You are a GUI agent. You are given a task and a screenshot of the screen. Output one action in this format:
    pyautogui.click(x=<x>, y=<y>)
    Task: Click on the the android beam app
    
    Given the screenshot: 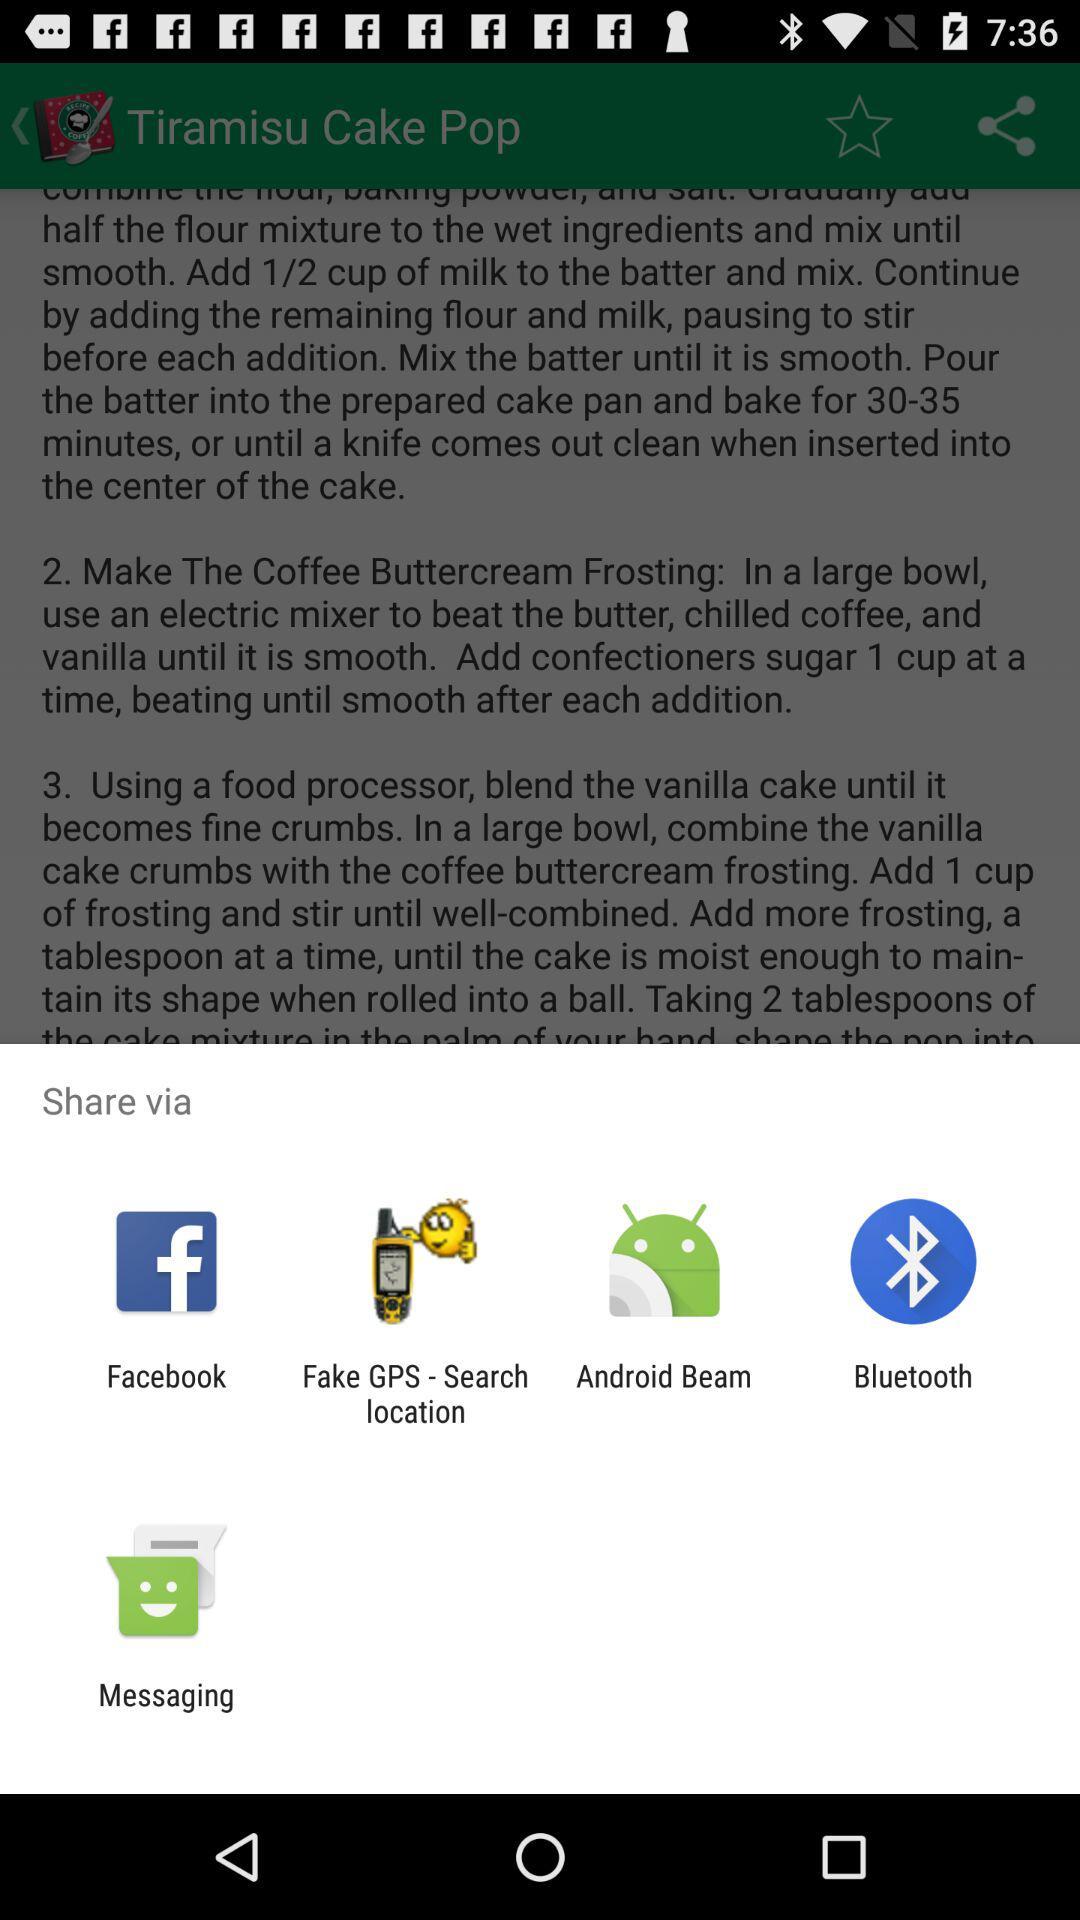 What is the action you would take?
    pyautogui.click(x=664, y=1392)
    